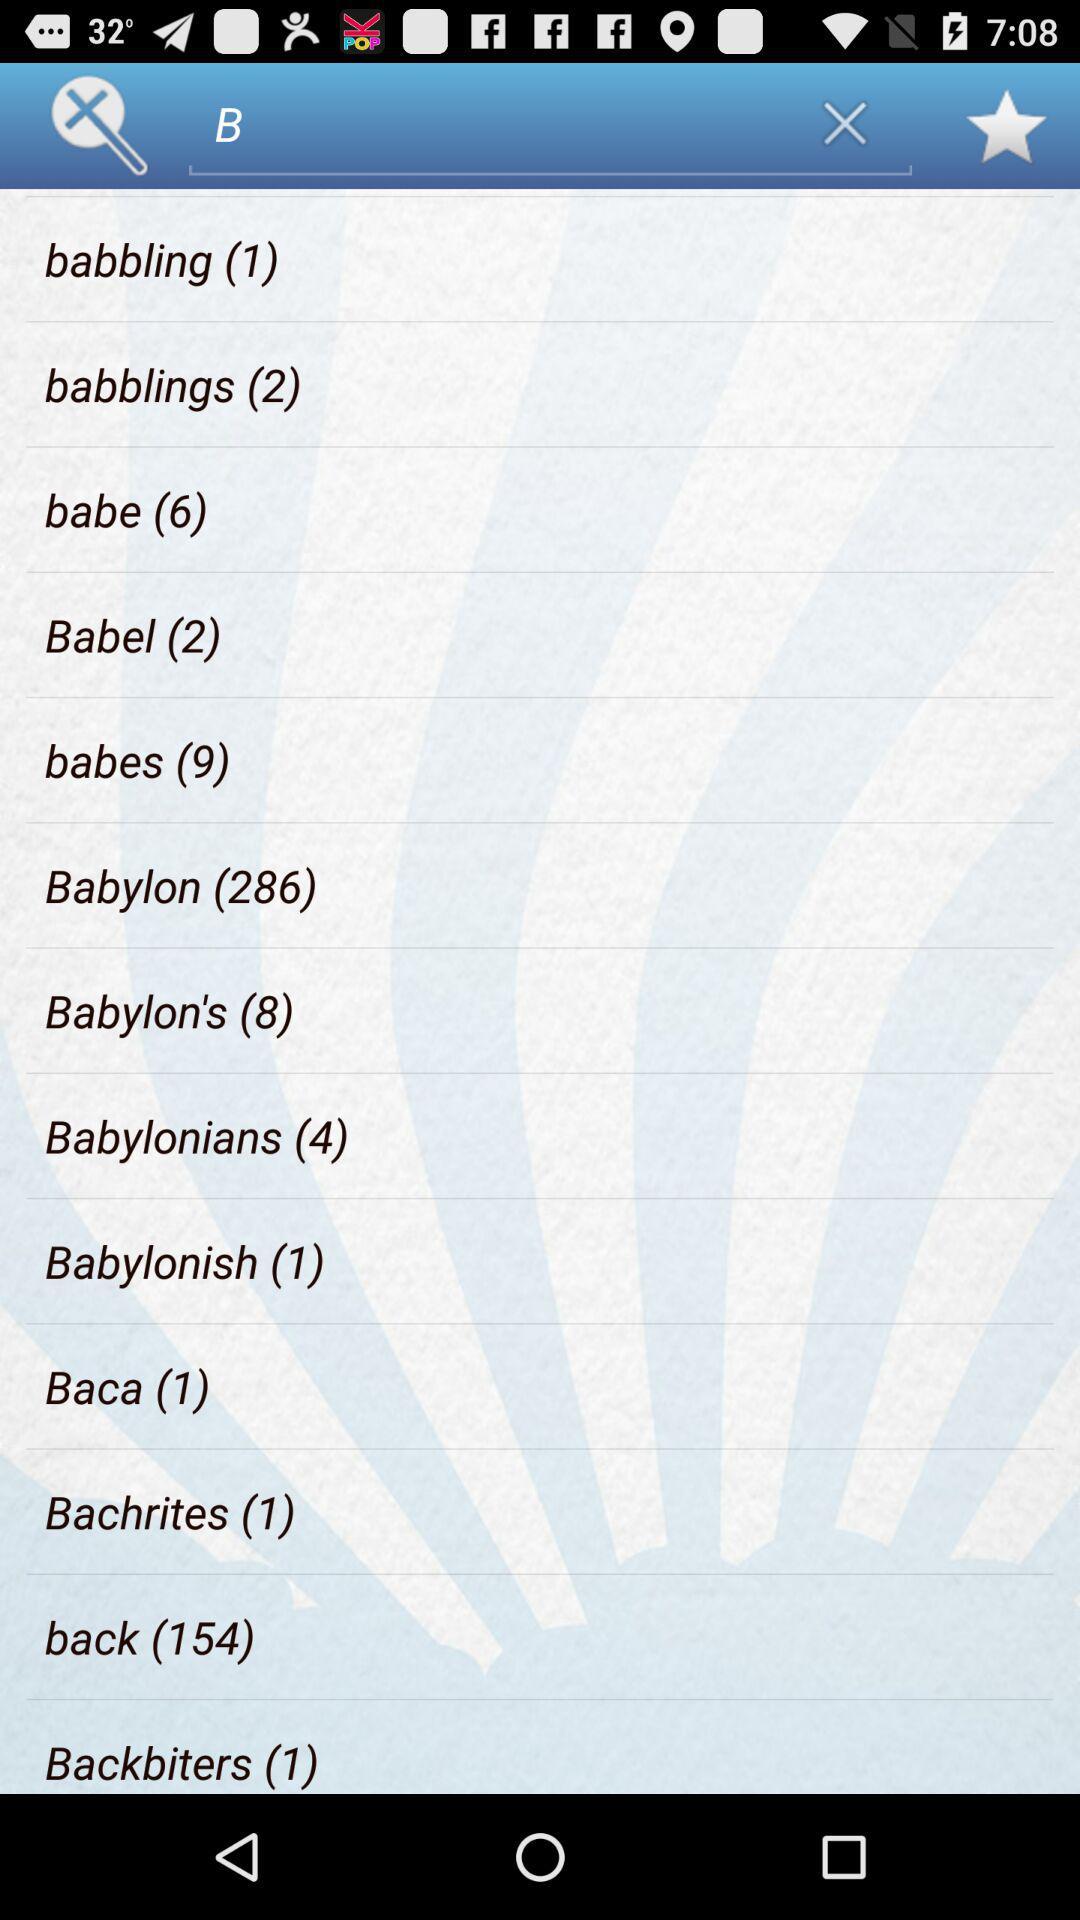 This screenshot has height=1920, width=1080. What do you see at coordinates (172, 384) in the screenshot?
I see `the icon below babbling (1) item` at bounding box center [172, 384].